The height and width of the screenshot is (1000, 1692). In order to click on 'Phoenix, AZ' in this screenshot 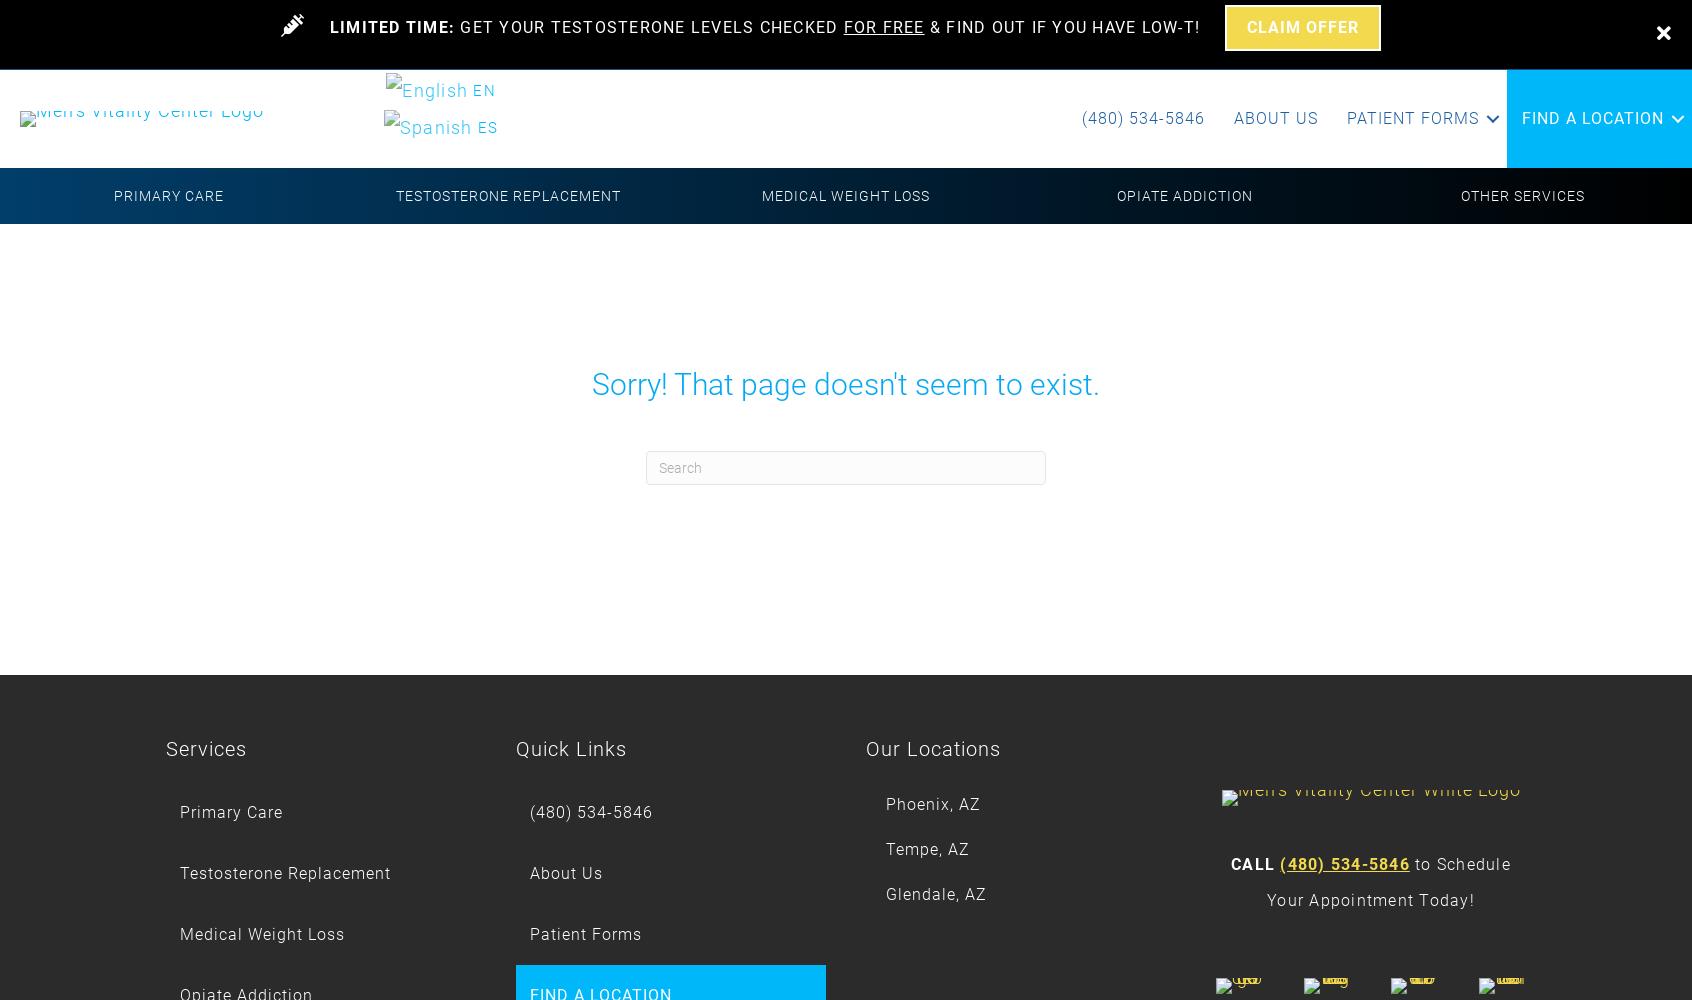, I will do `click(933, 804)`.